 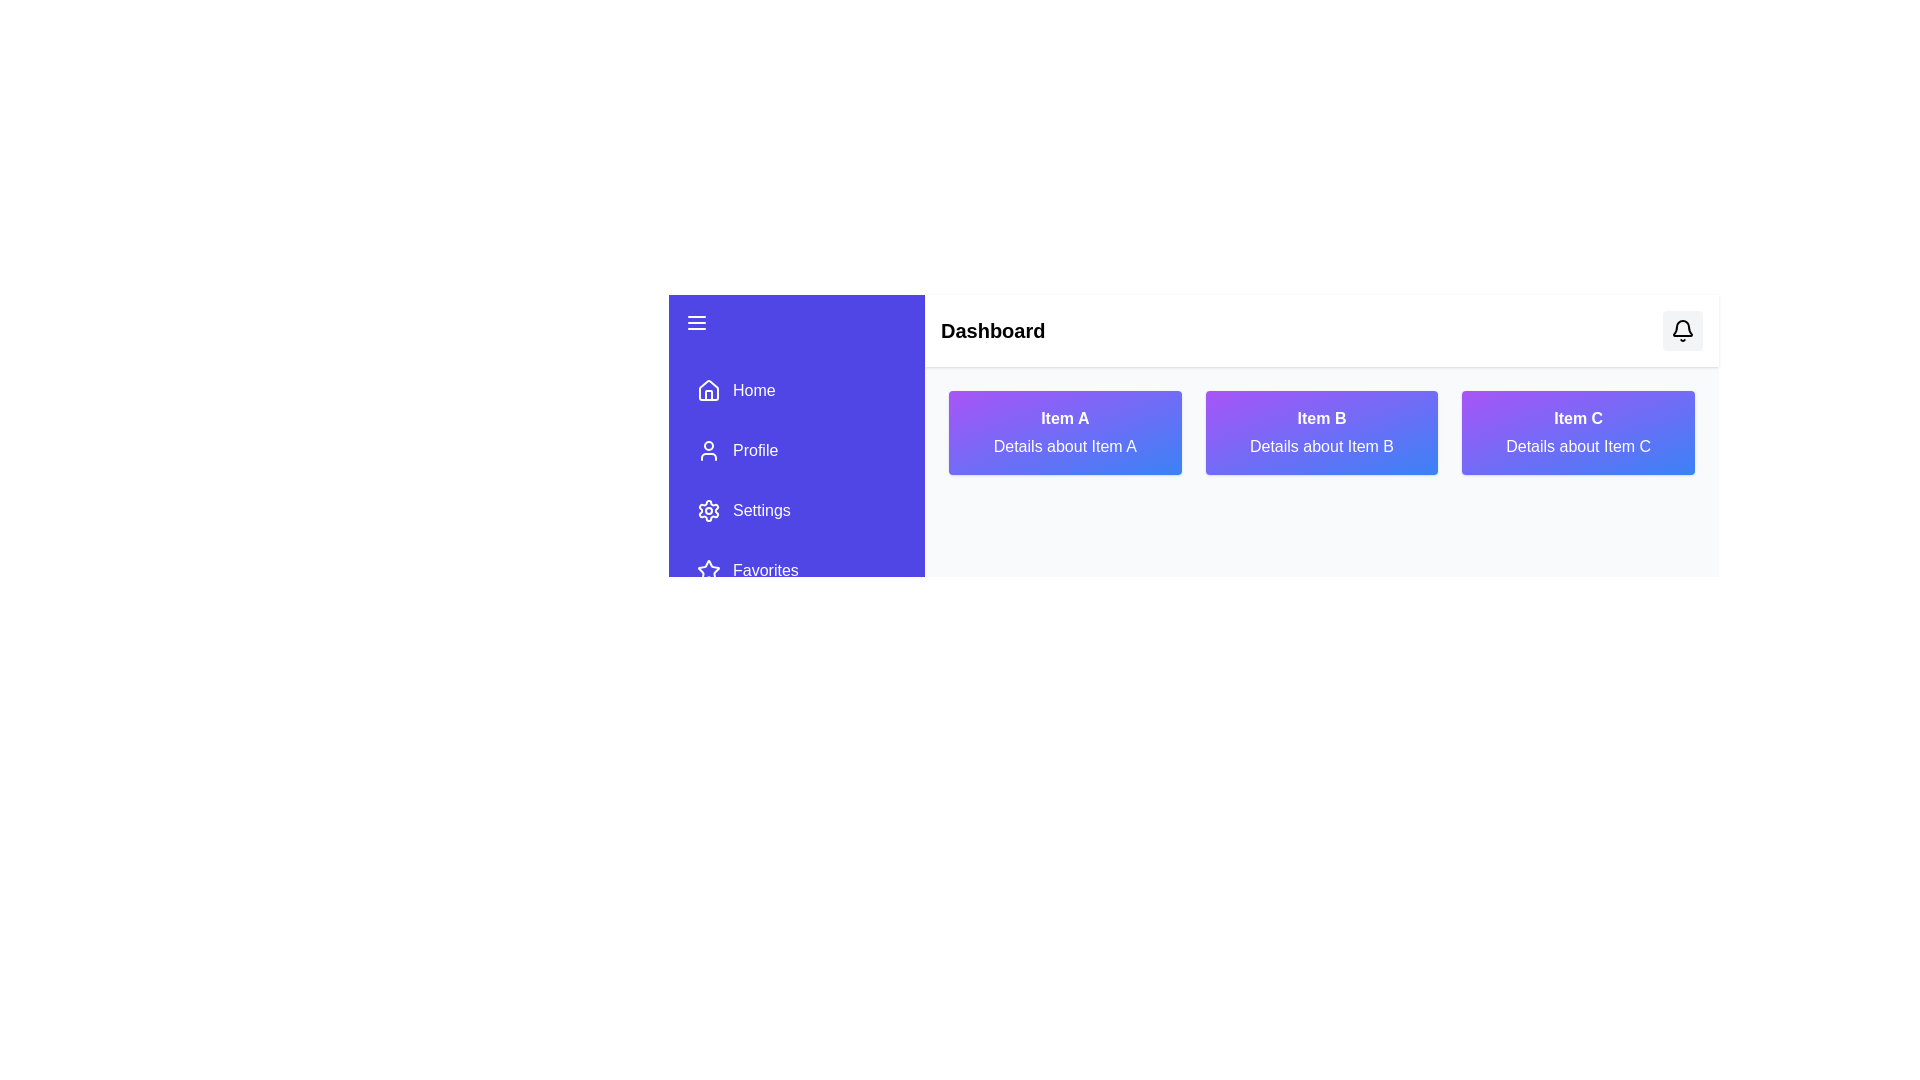 What do you see at coordinates (1321, 431) in the screenshot?
I see `the 'Item B' card, which is the second card in a horizontal series of three, featuring a gradient background from purple to blue and centered white text with the title 'Item B' above the descriptive text` at bounding box center [1321, 431].